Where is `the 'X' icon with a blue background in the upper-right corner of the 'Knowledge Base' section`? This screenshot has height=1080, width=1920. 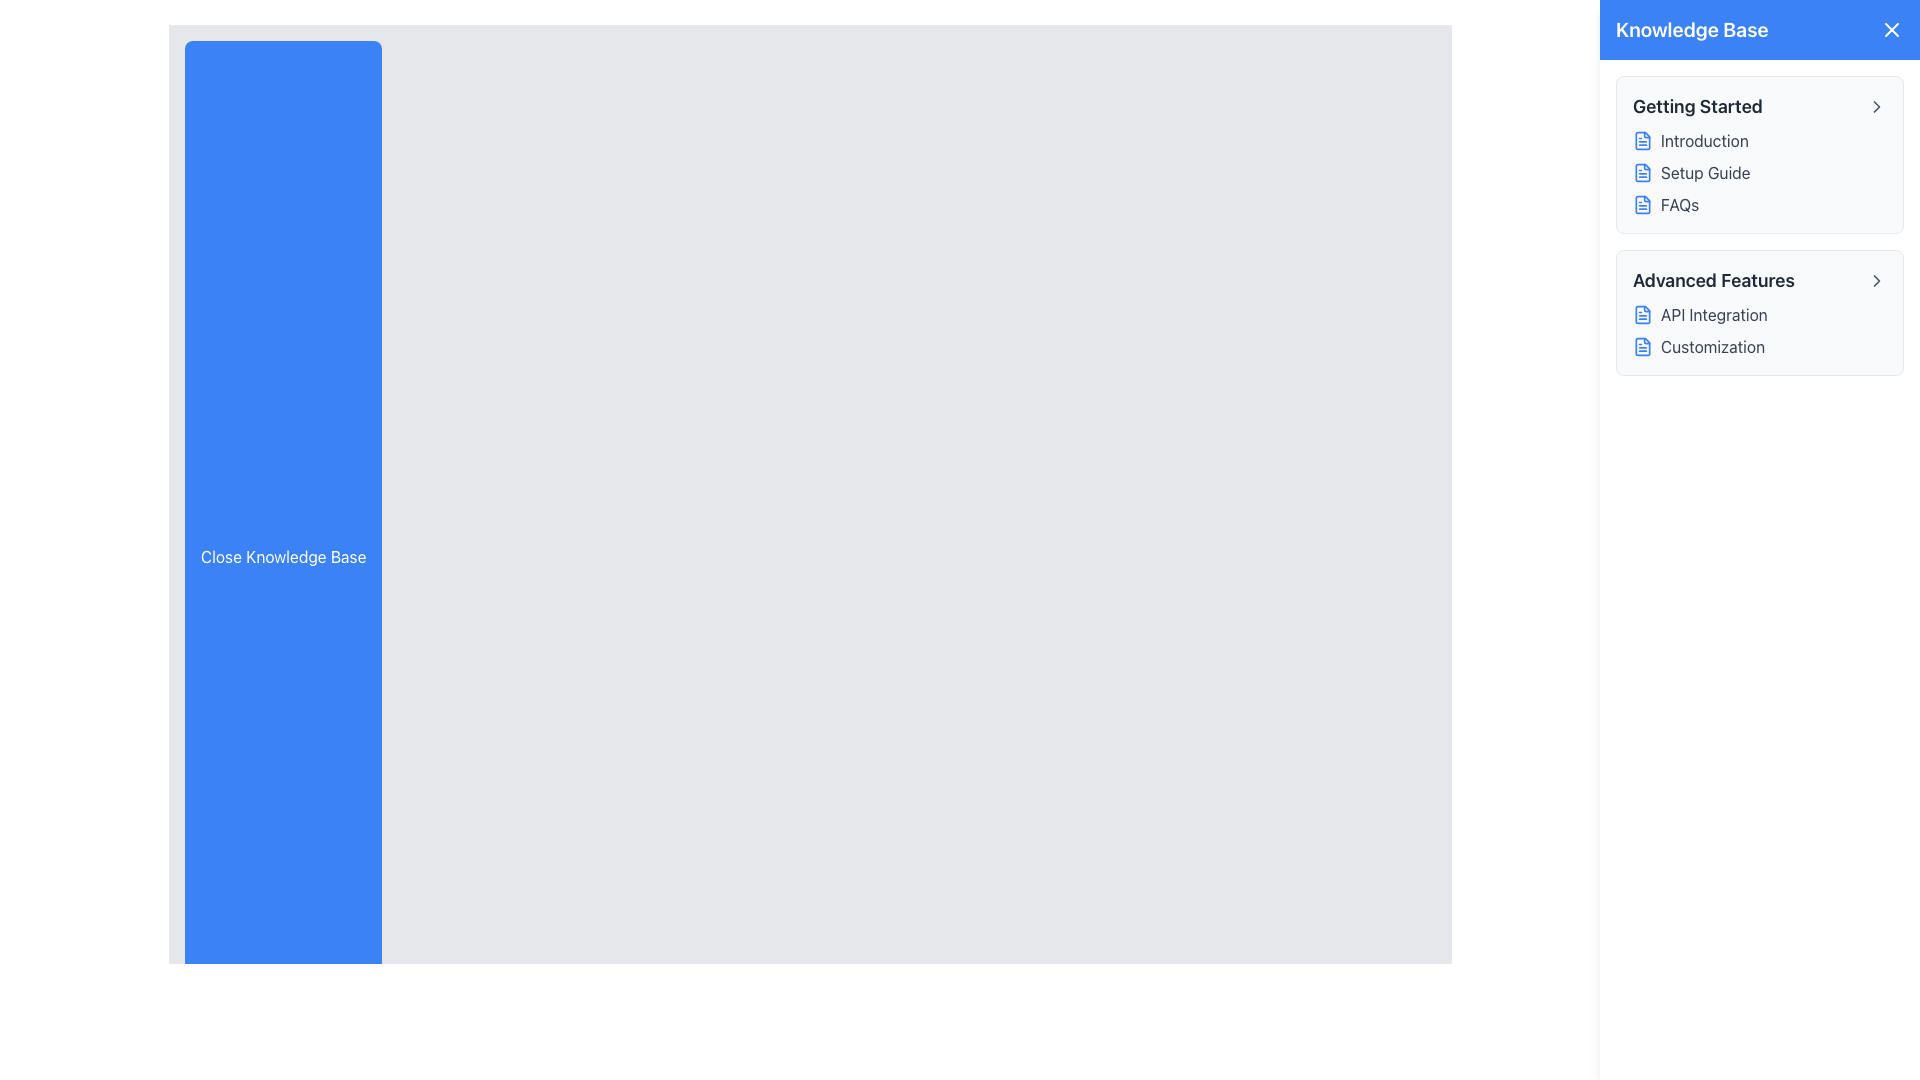 the 'X' icon with a blue background in the upper-right corner of the 'Knowledge Base' section is located at coordinates (1890, 30).